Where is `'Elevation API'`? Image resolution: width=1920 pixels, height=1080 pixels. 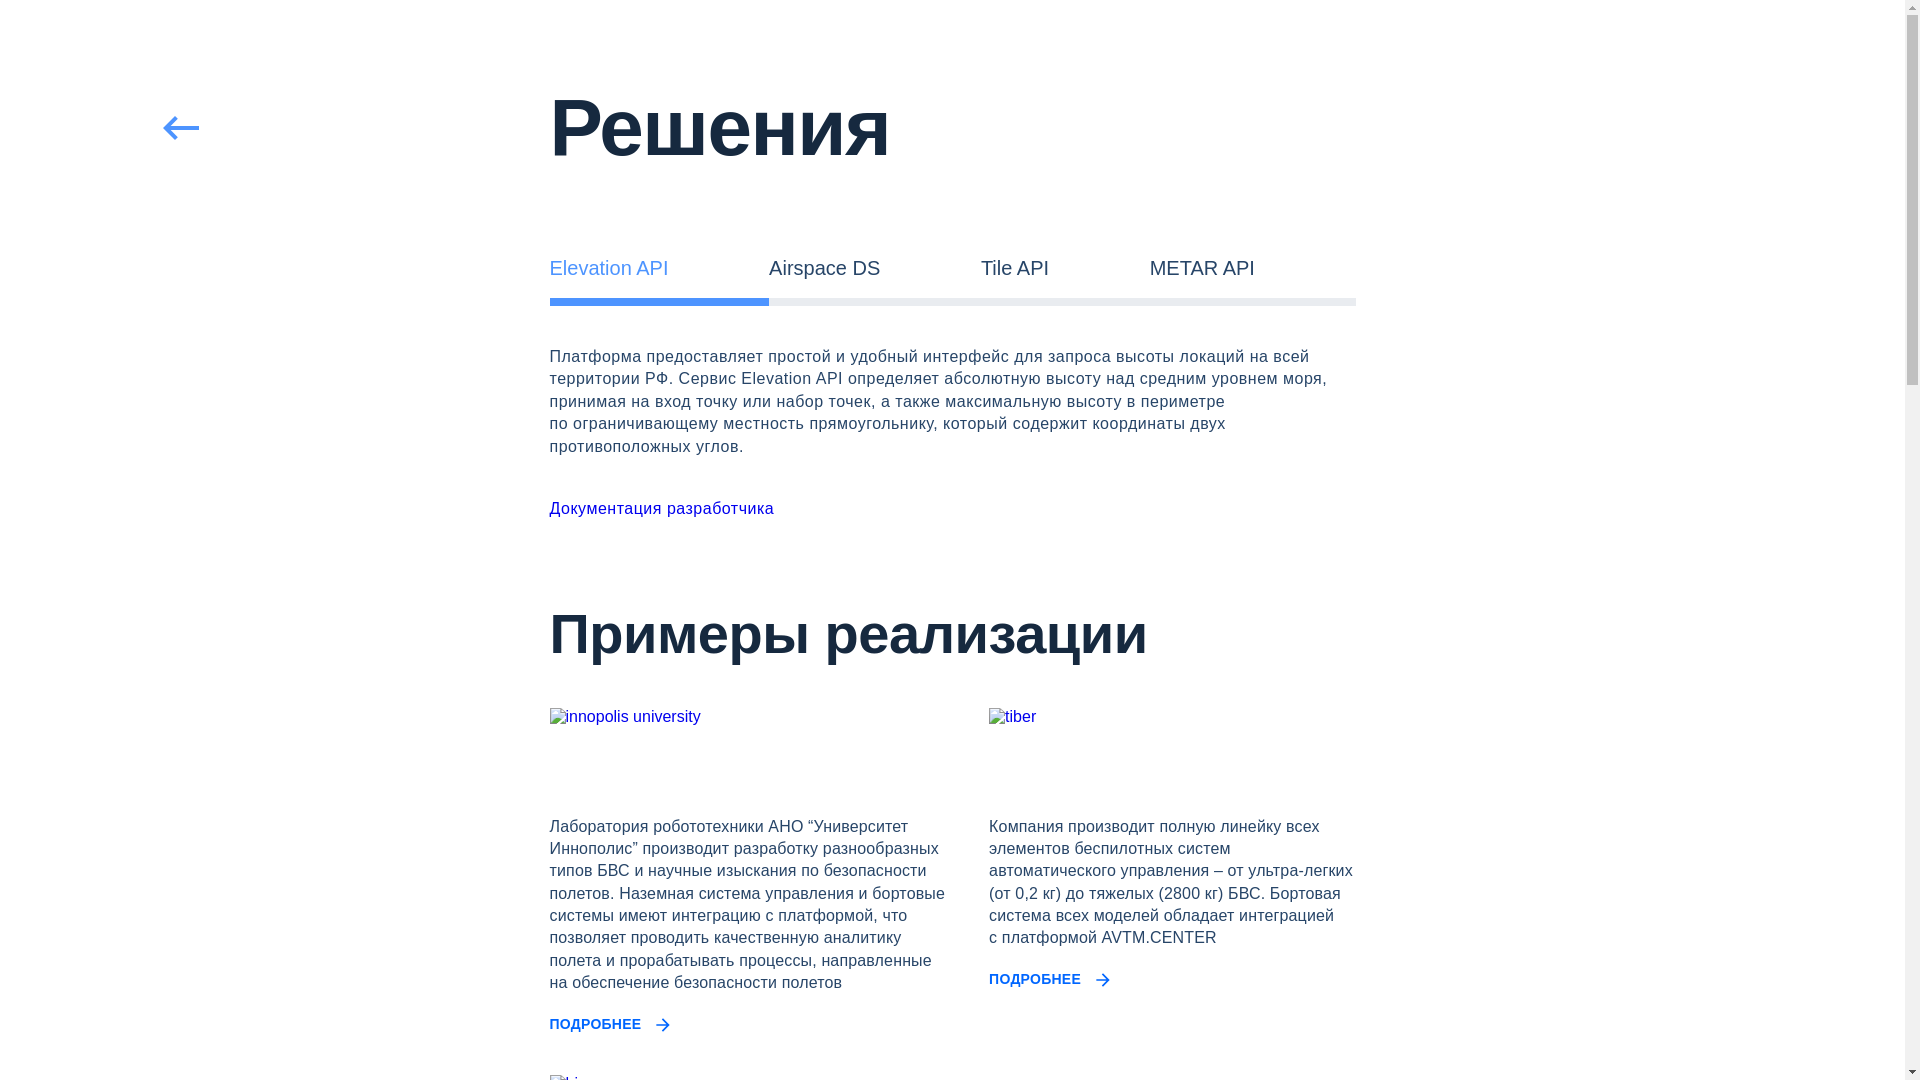
'Elevation API' is located at coordinates (660, 266).